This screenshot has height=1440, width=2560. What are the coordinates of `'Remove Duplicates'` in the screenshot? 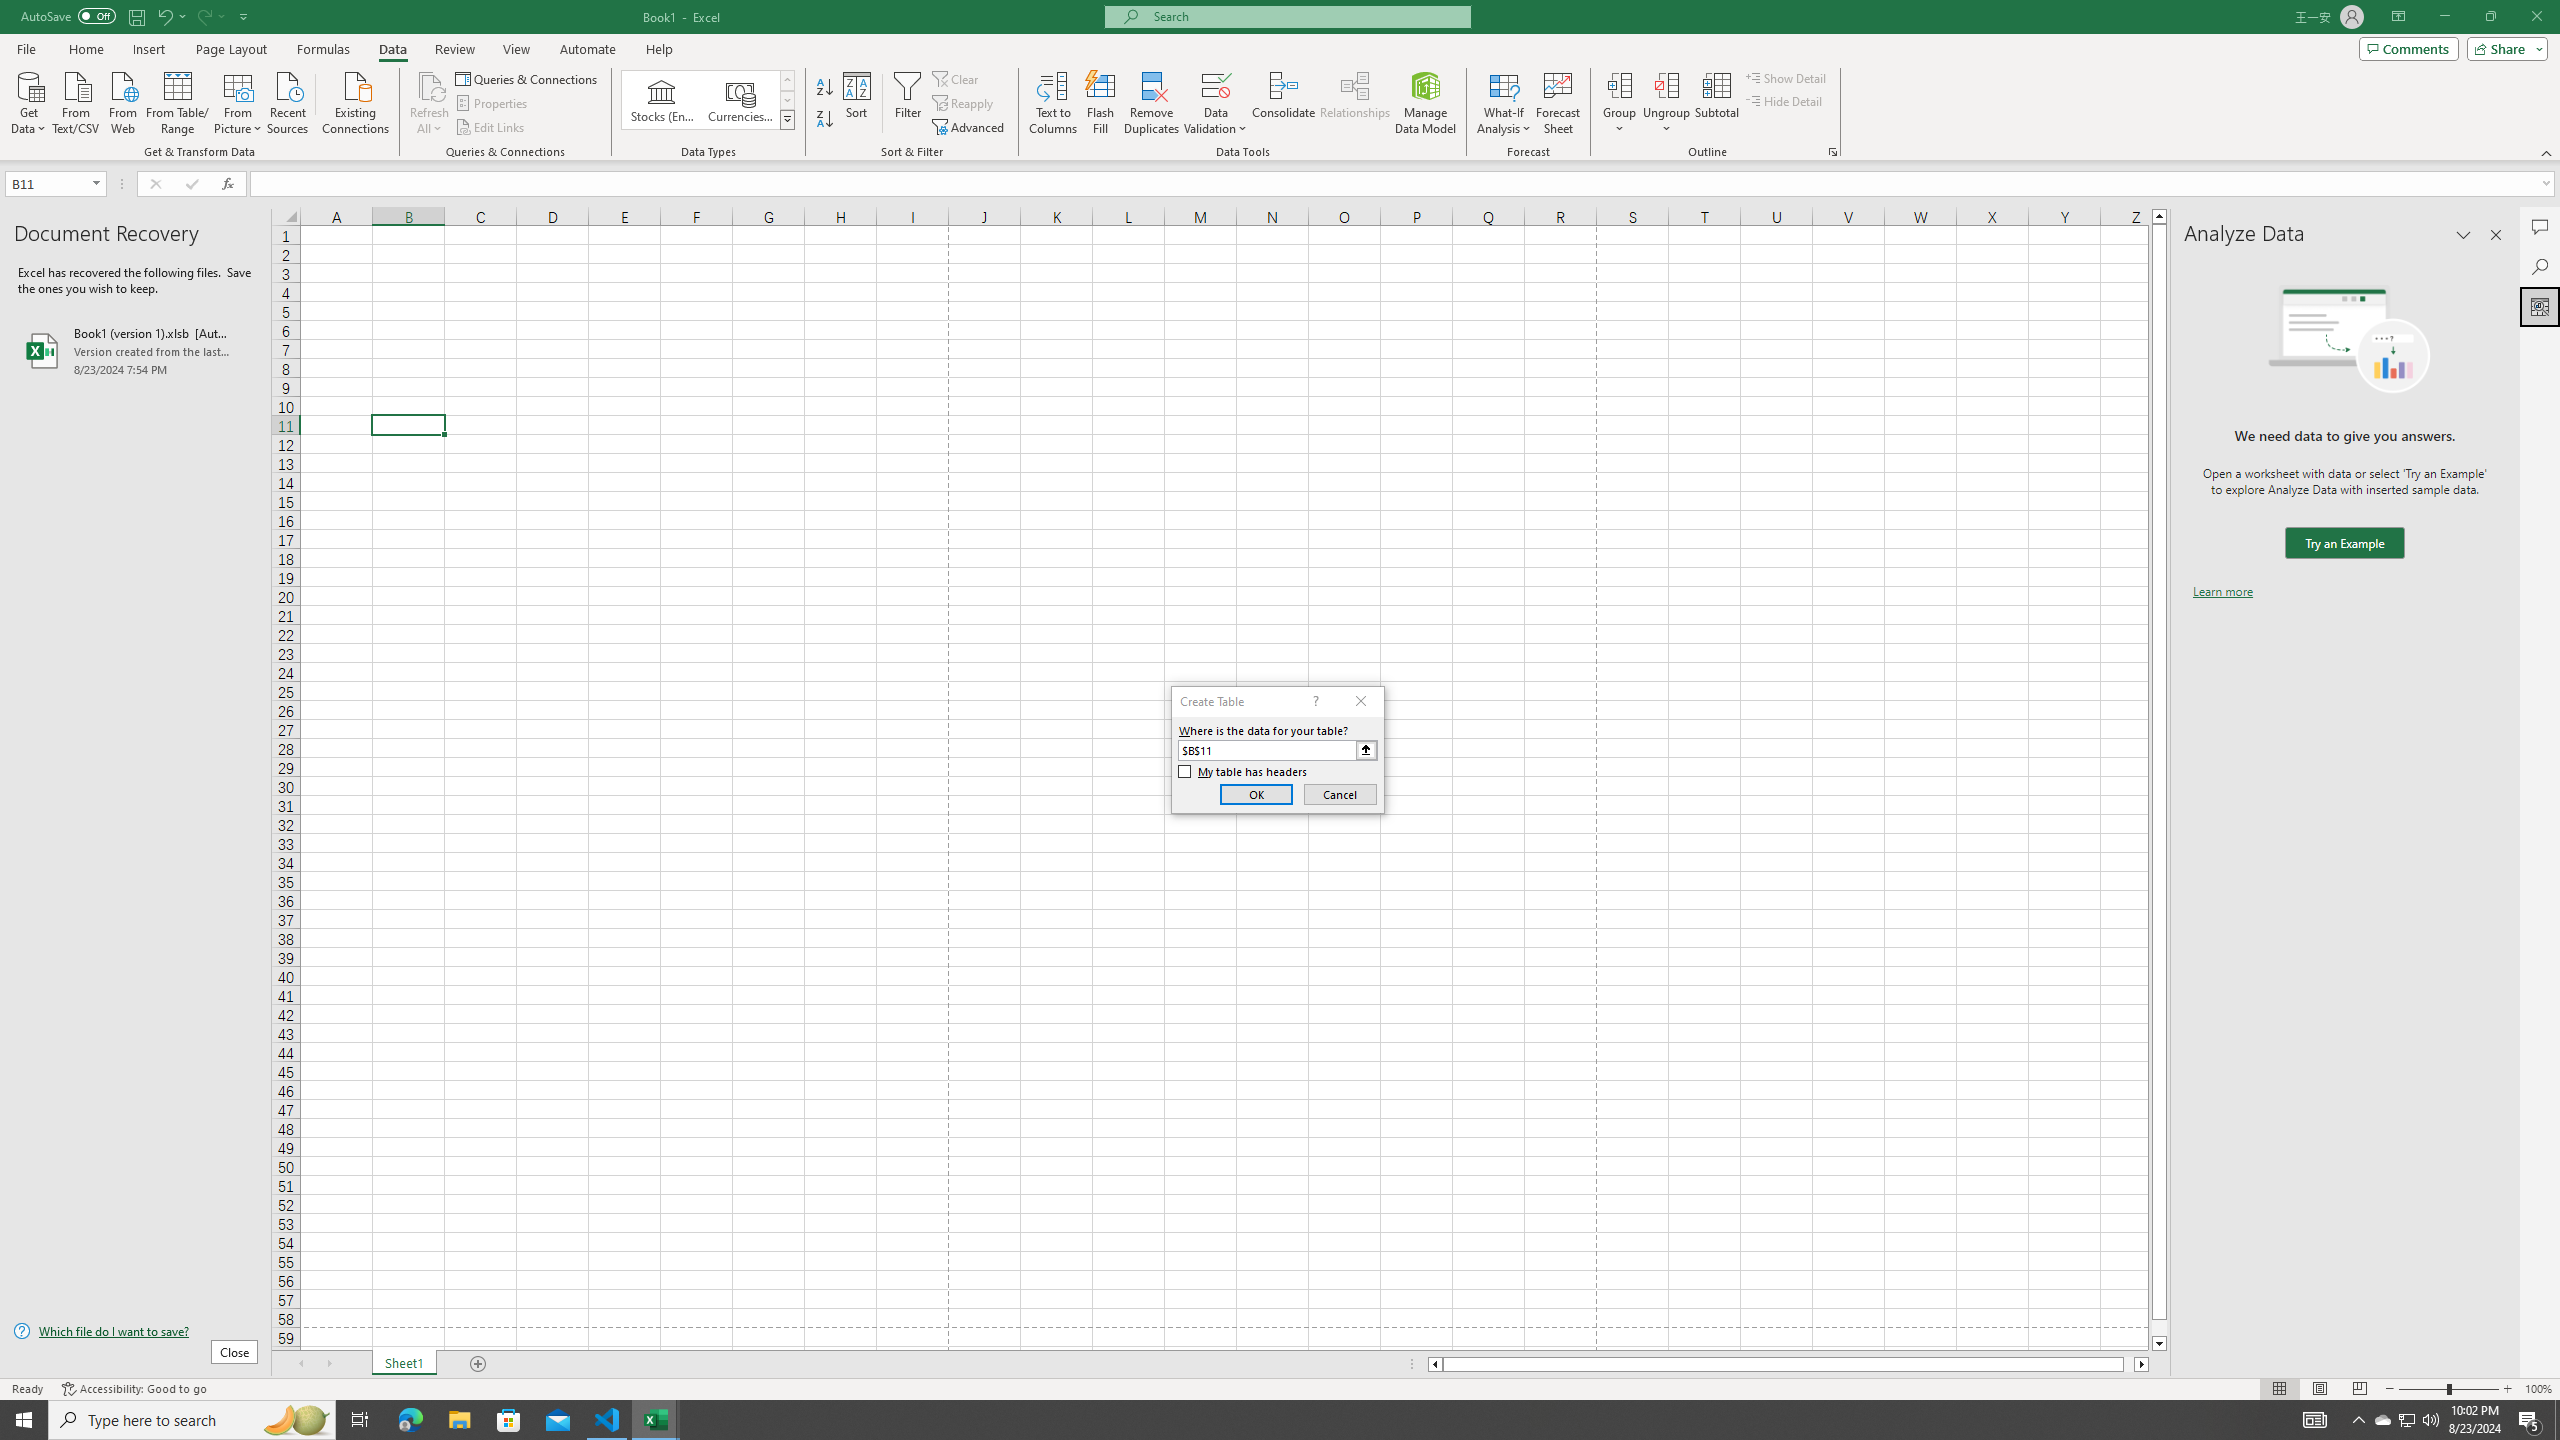 It's located at (1151, 103).